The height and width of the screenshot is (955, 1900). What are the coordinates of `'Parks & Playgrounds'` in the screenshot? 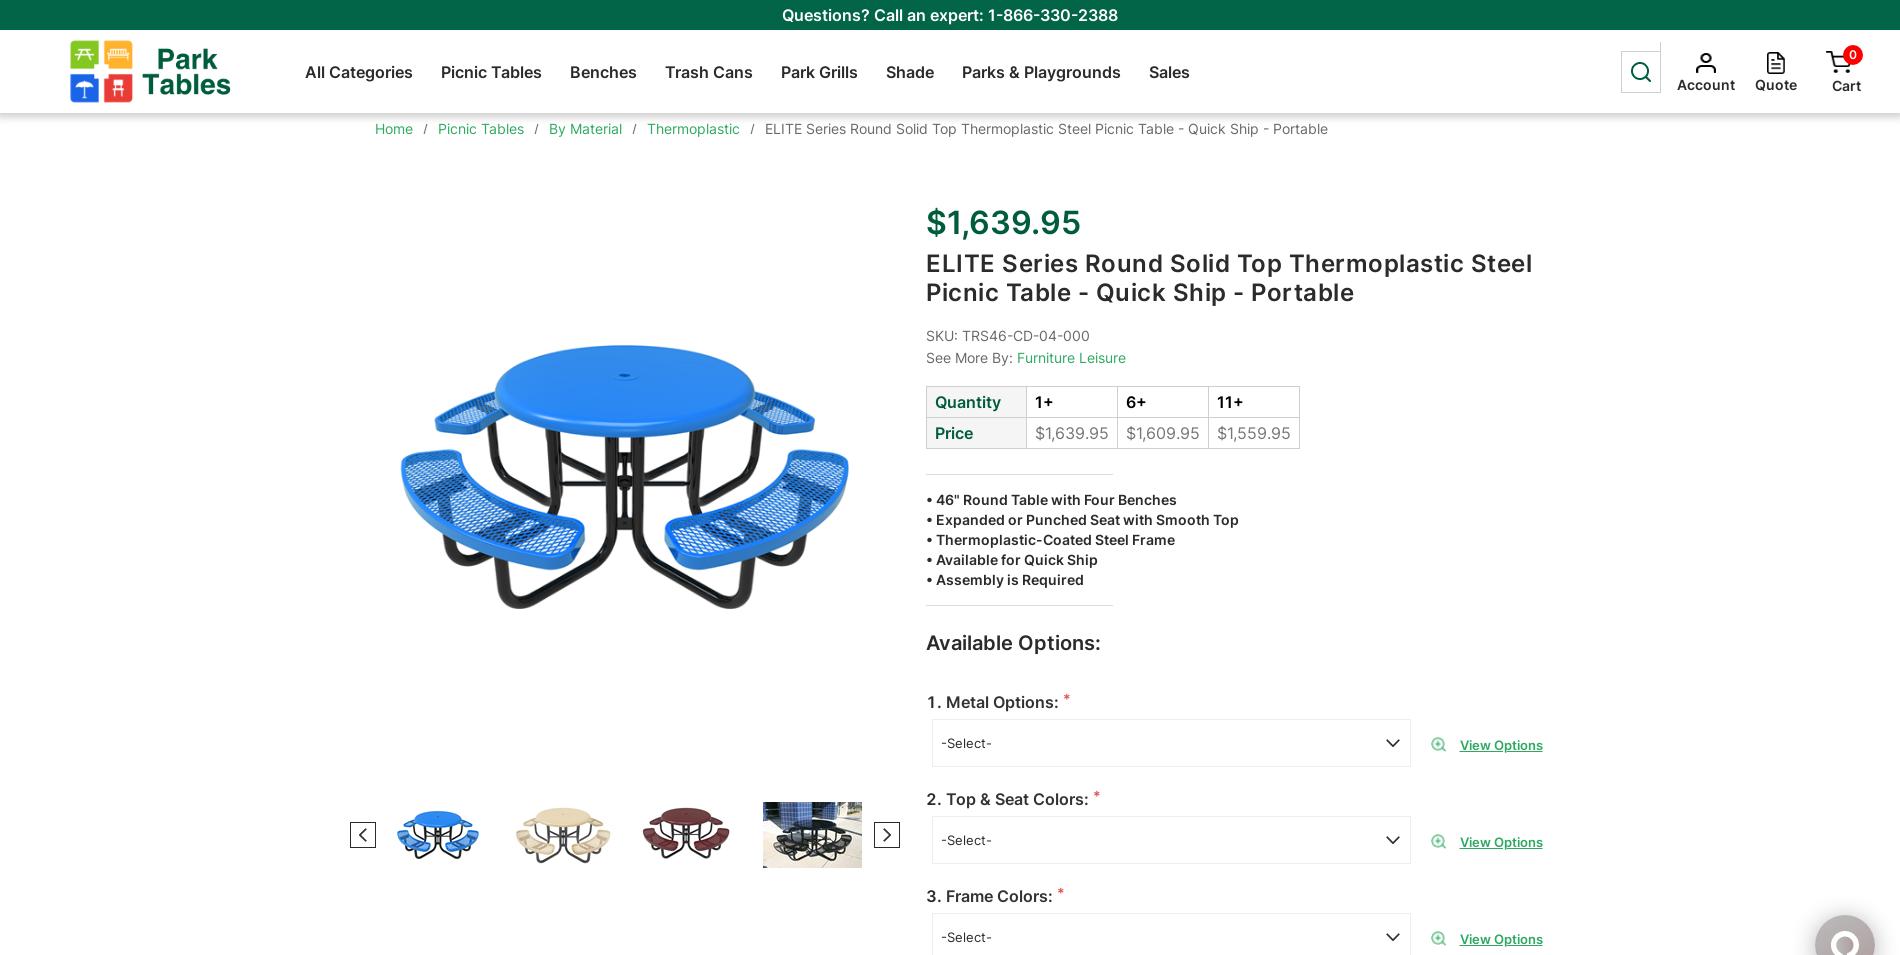 It's located at (1040, 69).